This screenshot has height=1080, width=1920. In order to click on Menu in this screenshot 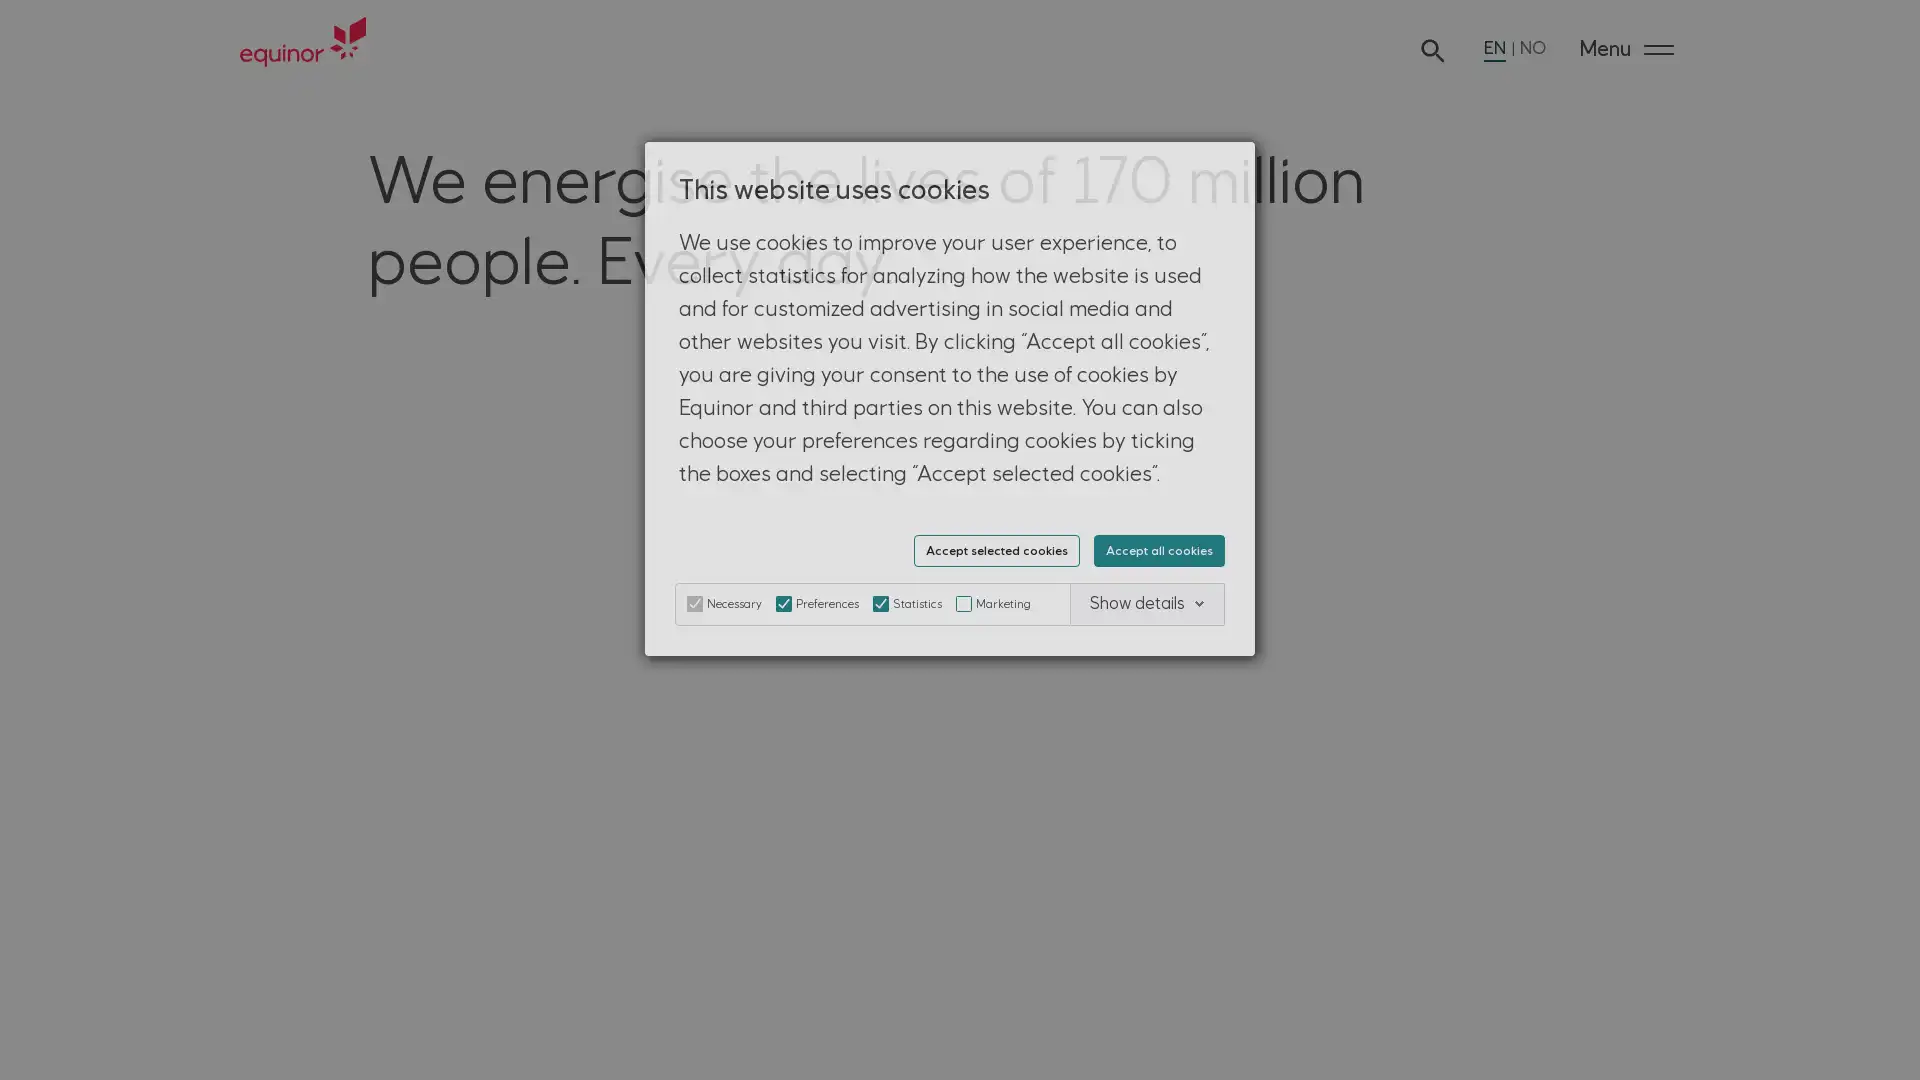, I will do `click(1626, 49)`.